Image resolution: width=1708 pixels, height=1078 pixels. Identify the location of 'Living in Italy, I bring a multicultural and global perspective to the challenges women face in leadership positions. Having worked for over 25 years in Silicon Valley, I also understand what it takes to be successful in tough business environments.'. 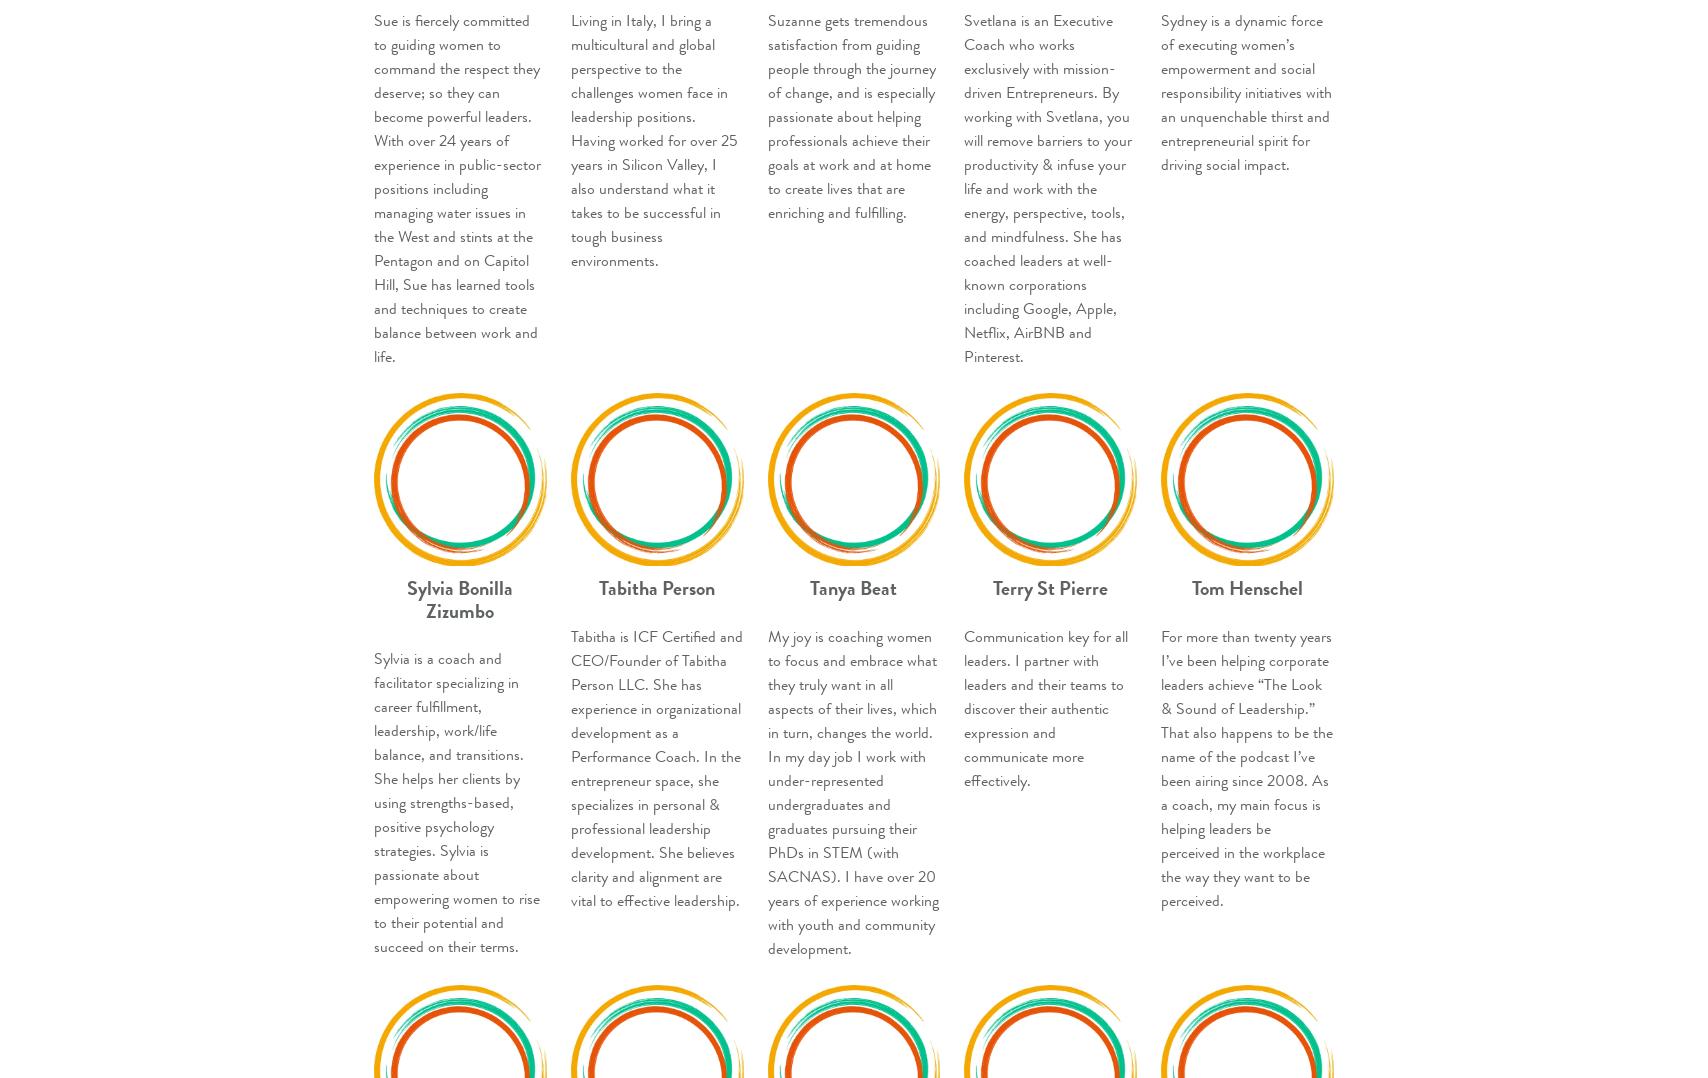
(653, 141).